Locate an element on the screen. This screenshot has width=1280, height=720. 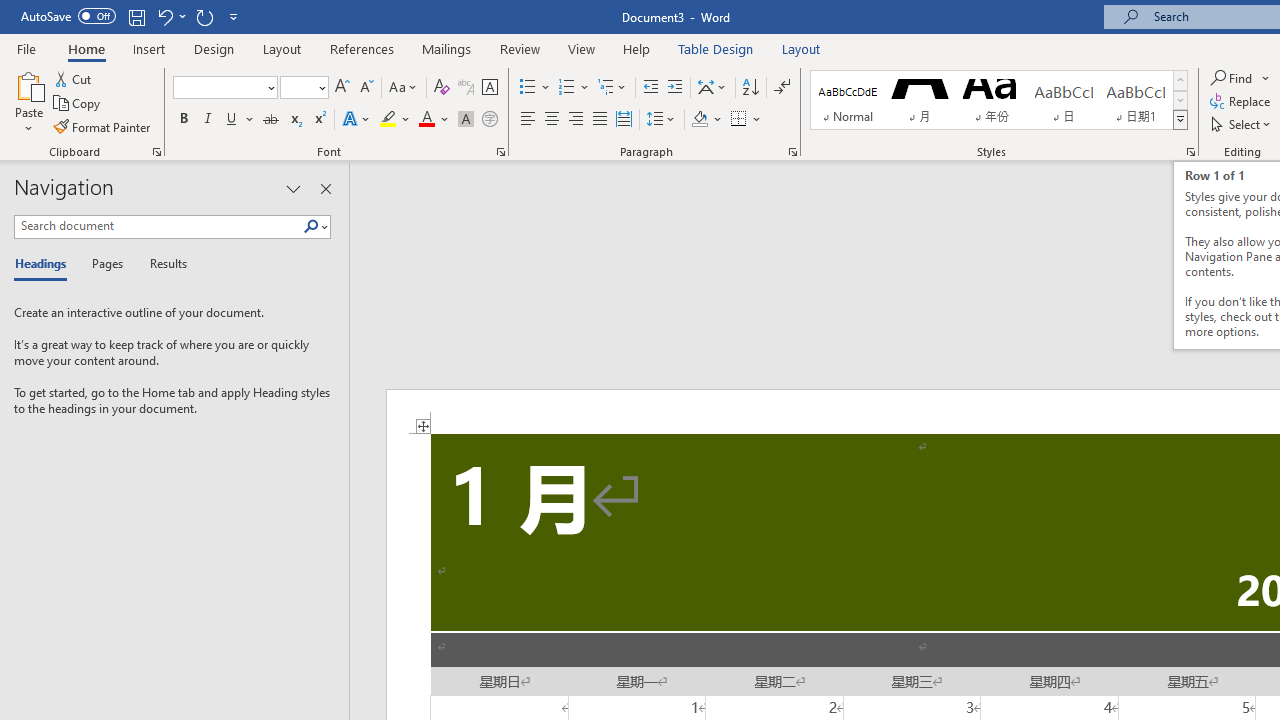
'Font Color RGB(255, 0, 0)' is located at coordinates (425, 119).